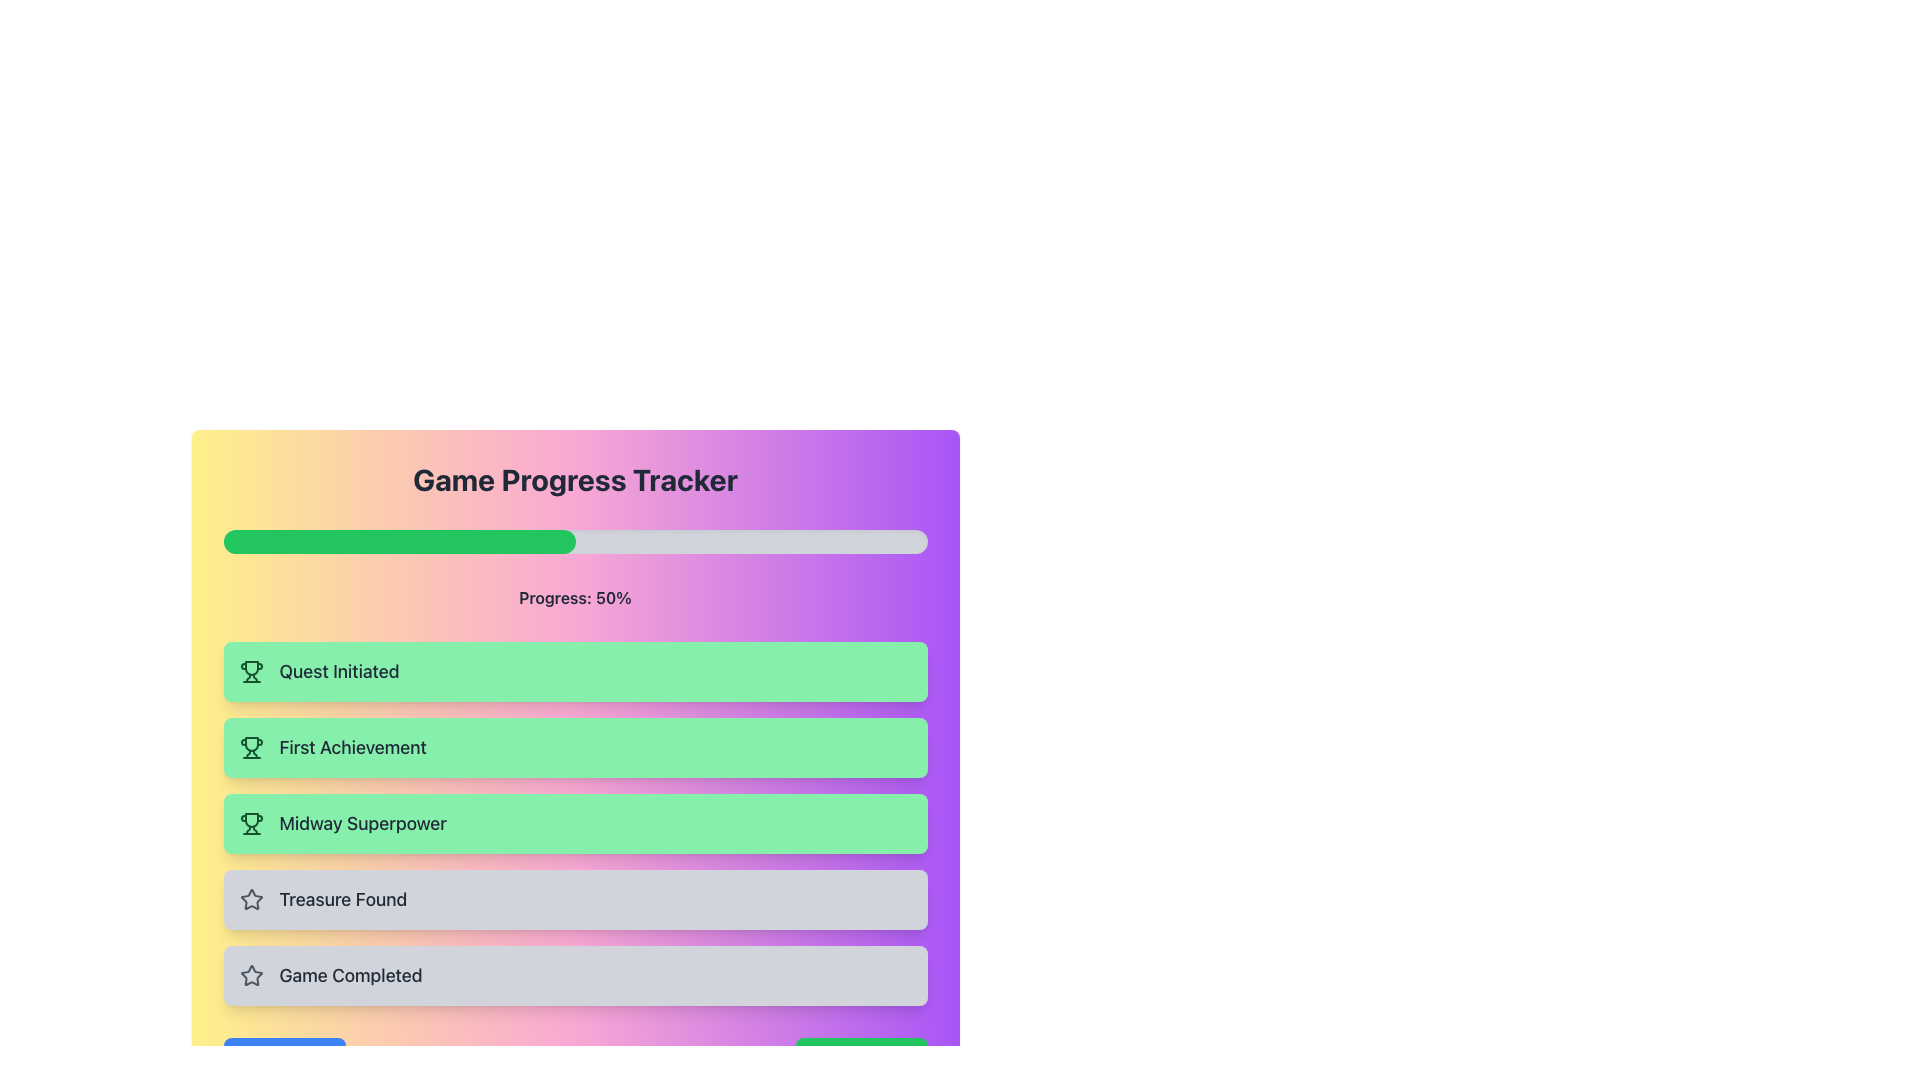 The height and width of the screenshot is (1080, 1920). I want to click on the Text Label that indicates the current progress percentage value, which is located beneath the 'Game Progress Tracker' heading and directly below the progress bar, so click(574, 596).